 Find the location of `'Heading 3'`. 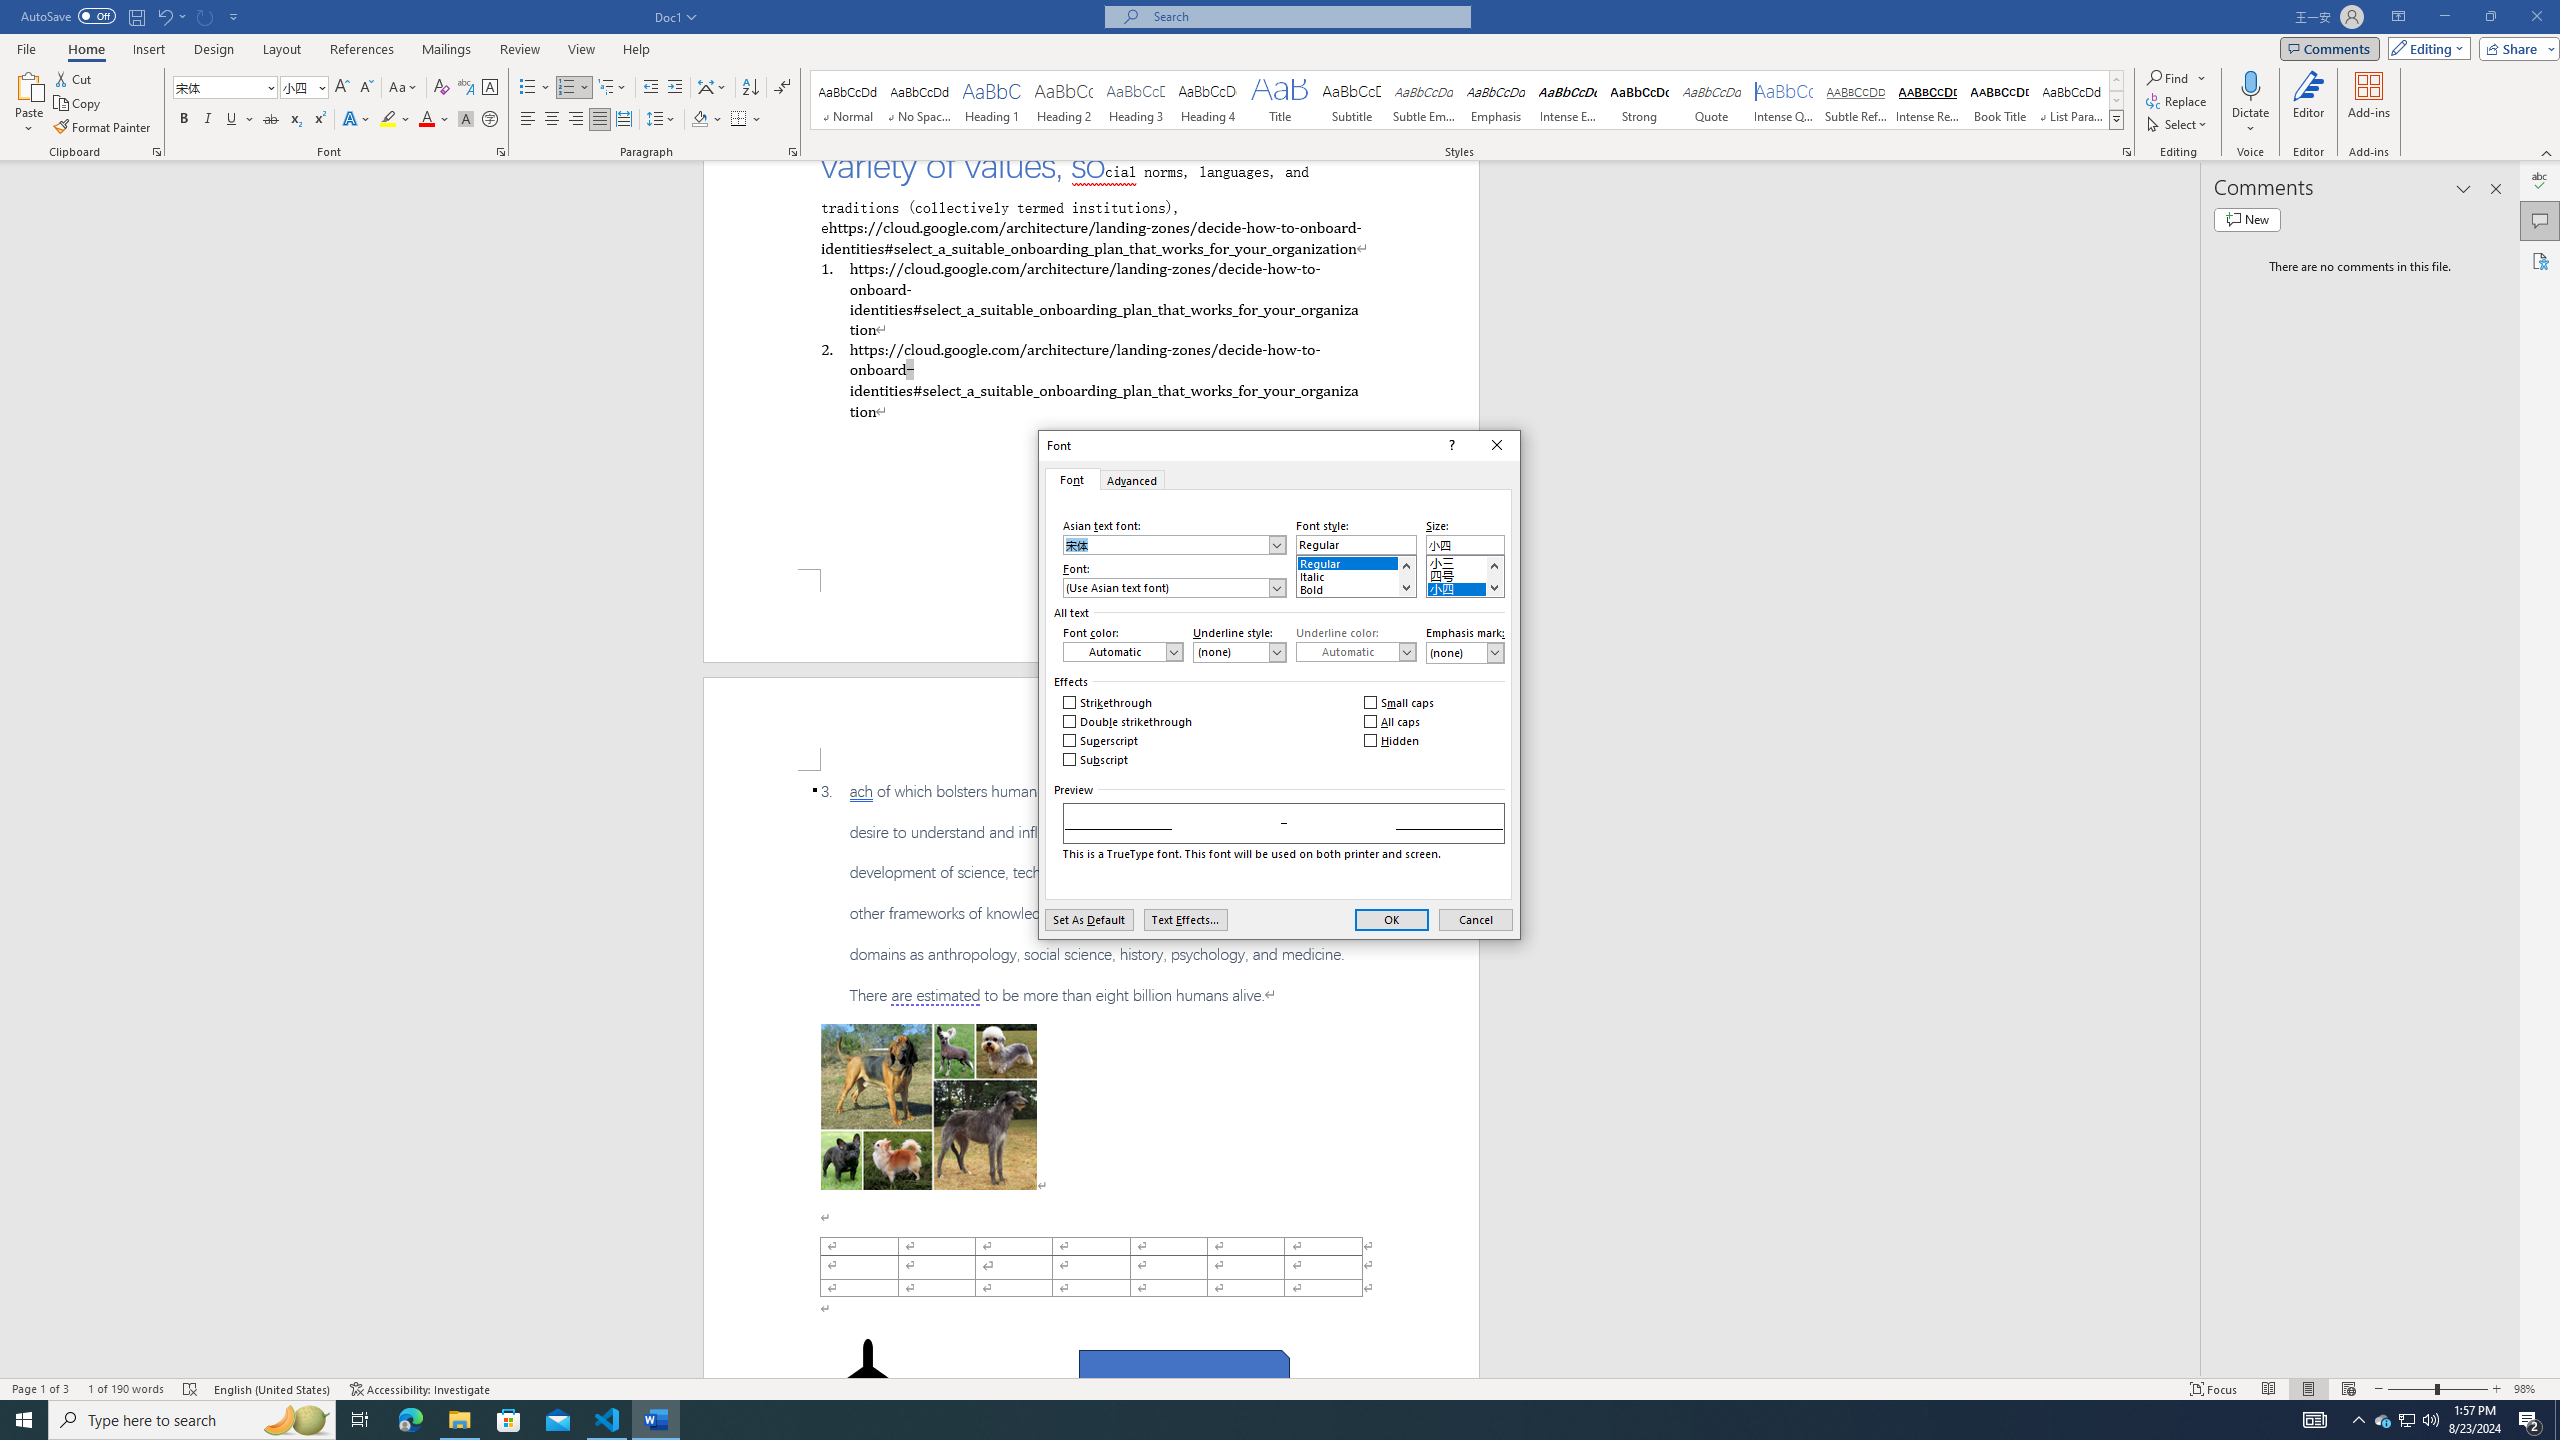

'Heading 3' is located at coordinates (1136, 99).